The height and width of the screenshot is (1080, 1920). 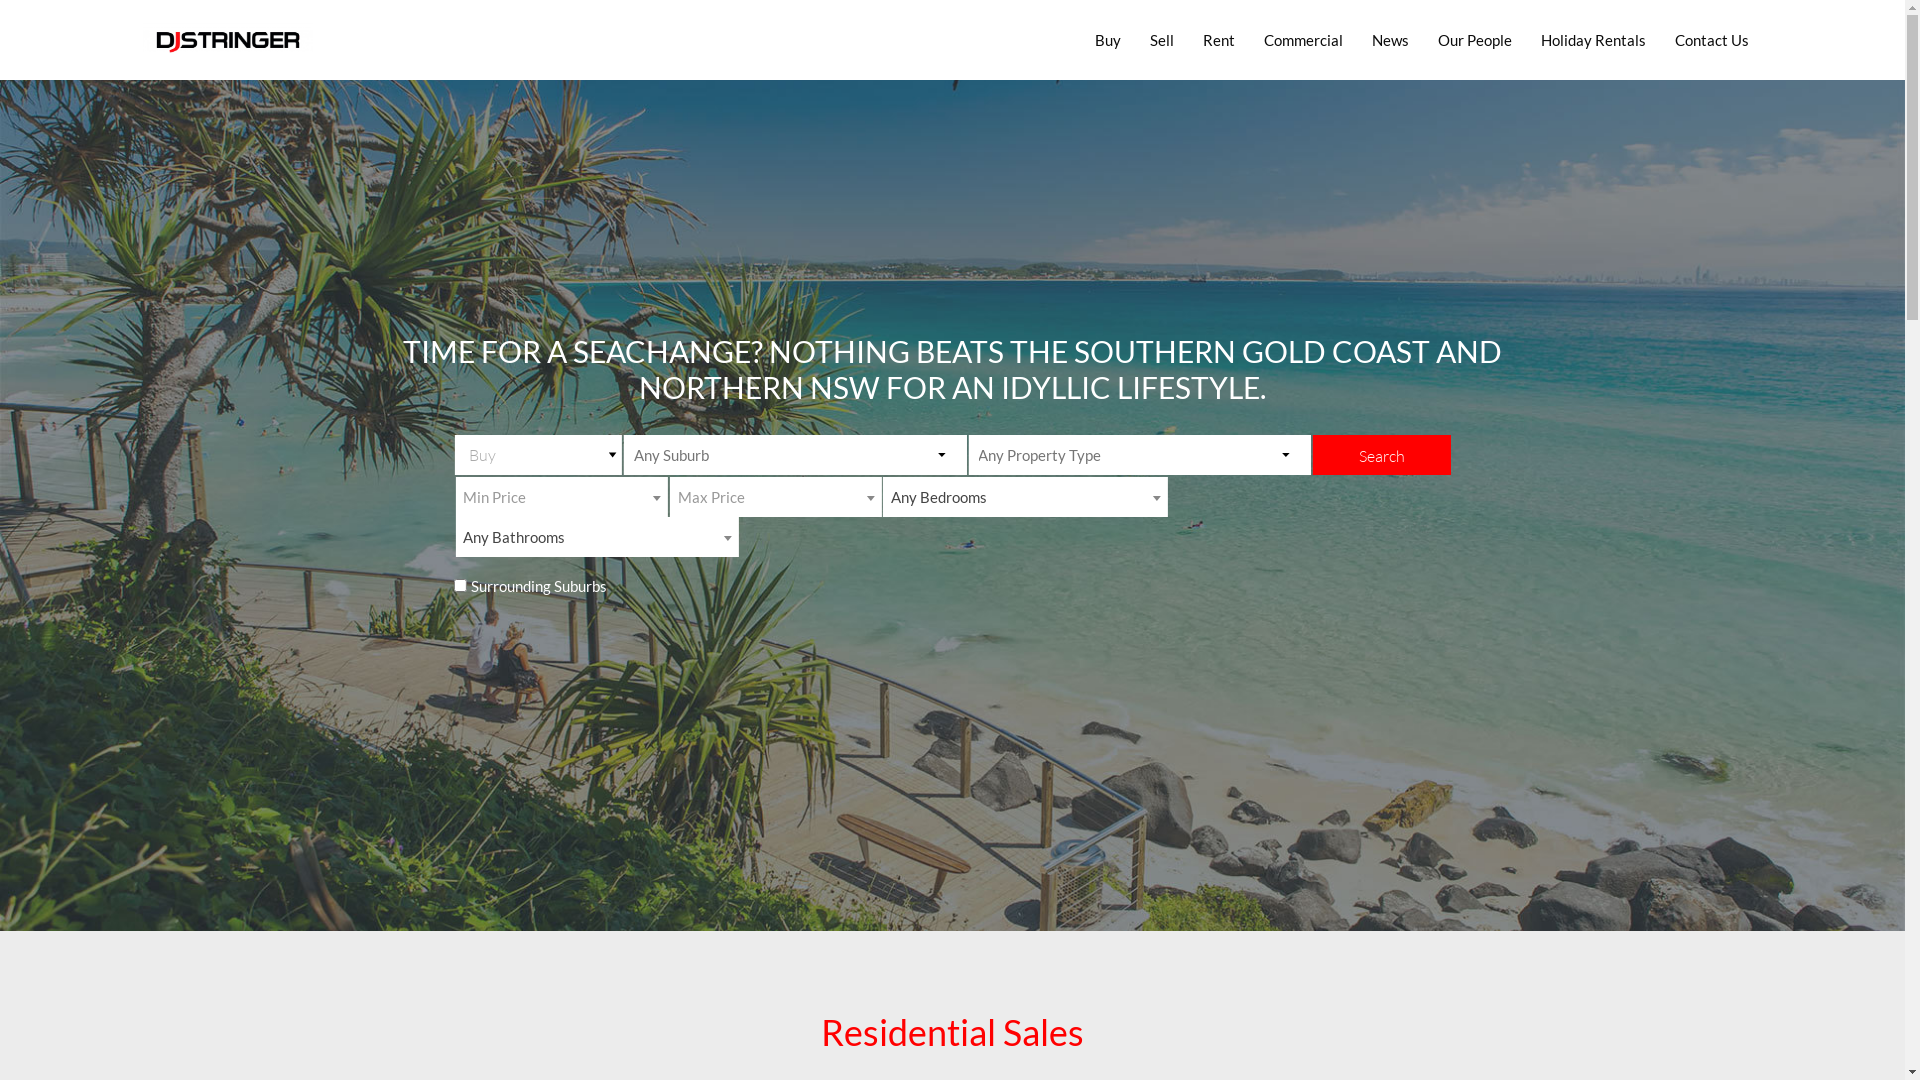 I want to click on 'Rent', so click(x=1218, y=39).